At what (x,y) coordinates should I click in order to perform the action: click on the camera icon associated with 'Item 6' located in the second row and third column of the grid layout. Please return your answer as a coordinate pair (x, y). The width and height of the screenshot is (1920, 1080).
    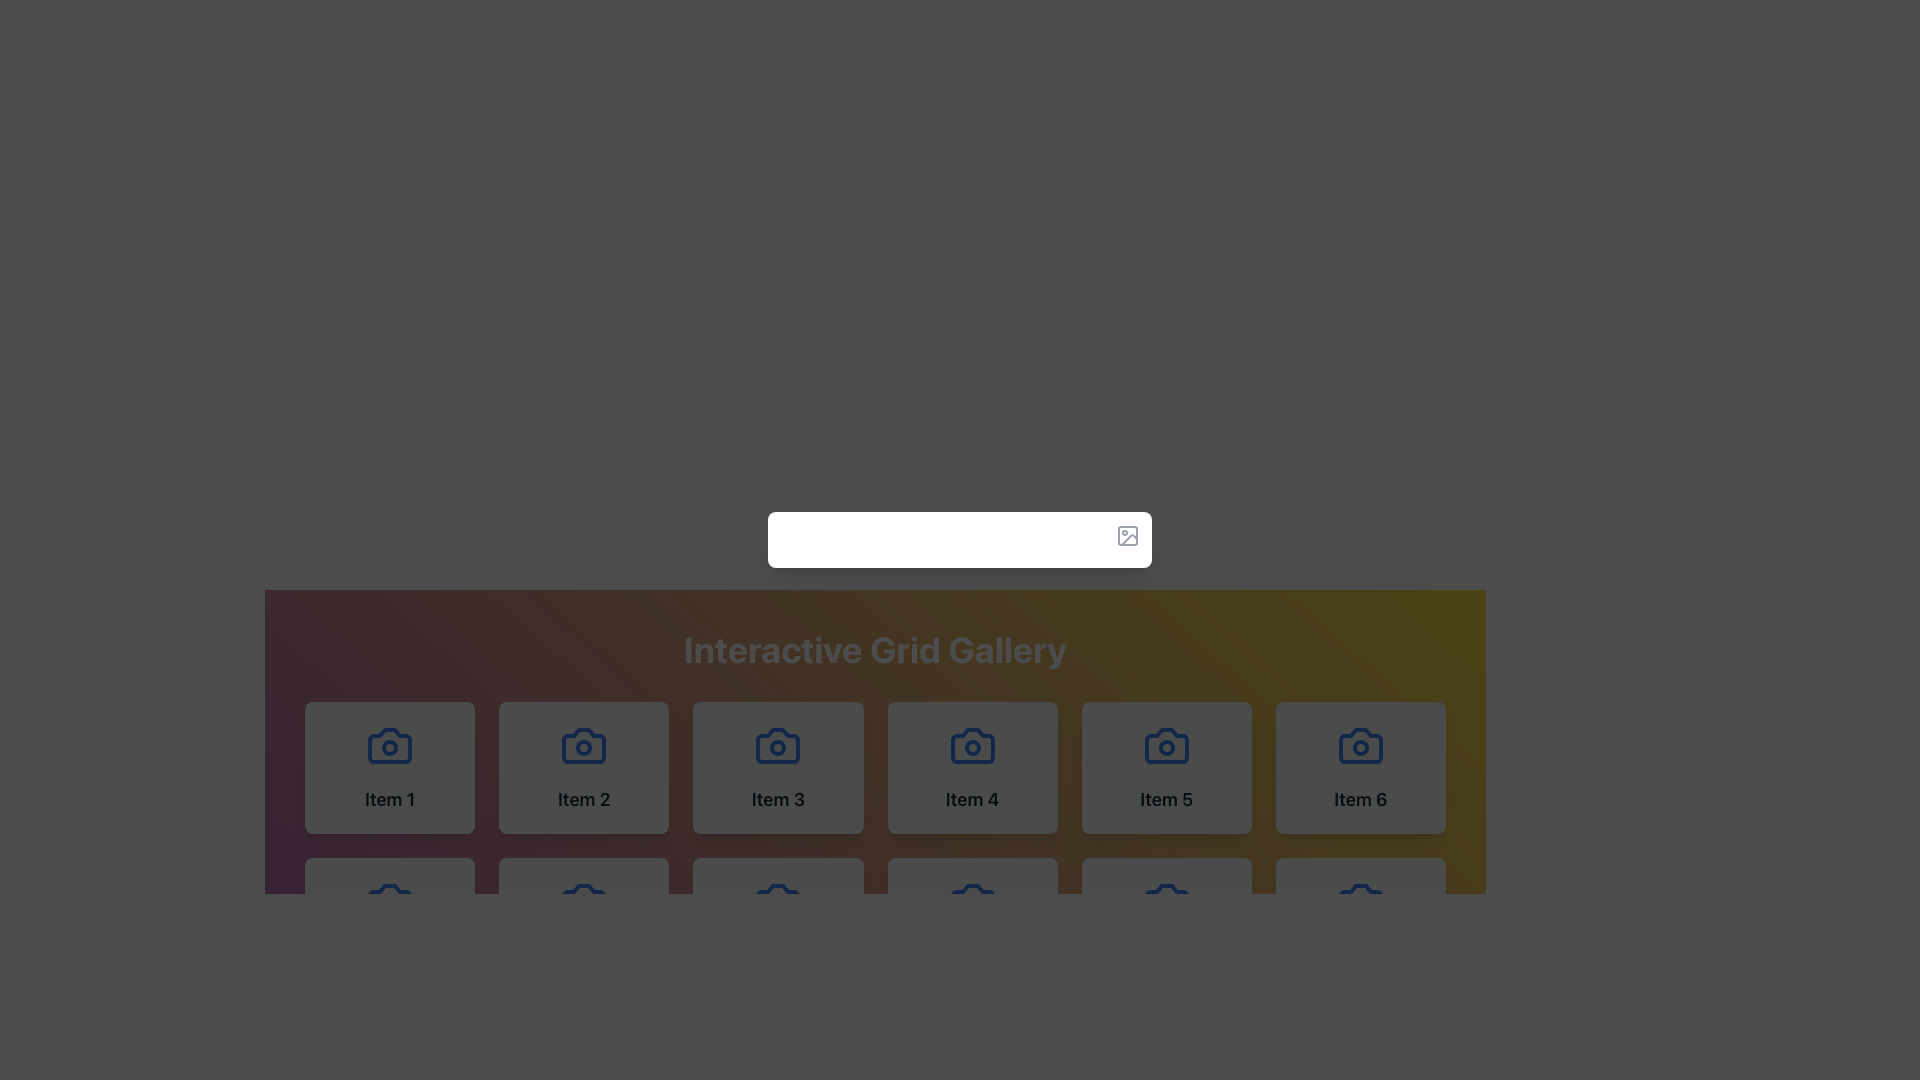
    Looking at the image, I should click on (1360, 745).